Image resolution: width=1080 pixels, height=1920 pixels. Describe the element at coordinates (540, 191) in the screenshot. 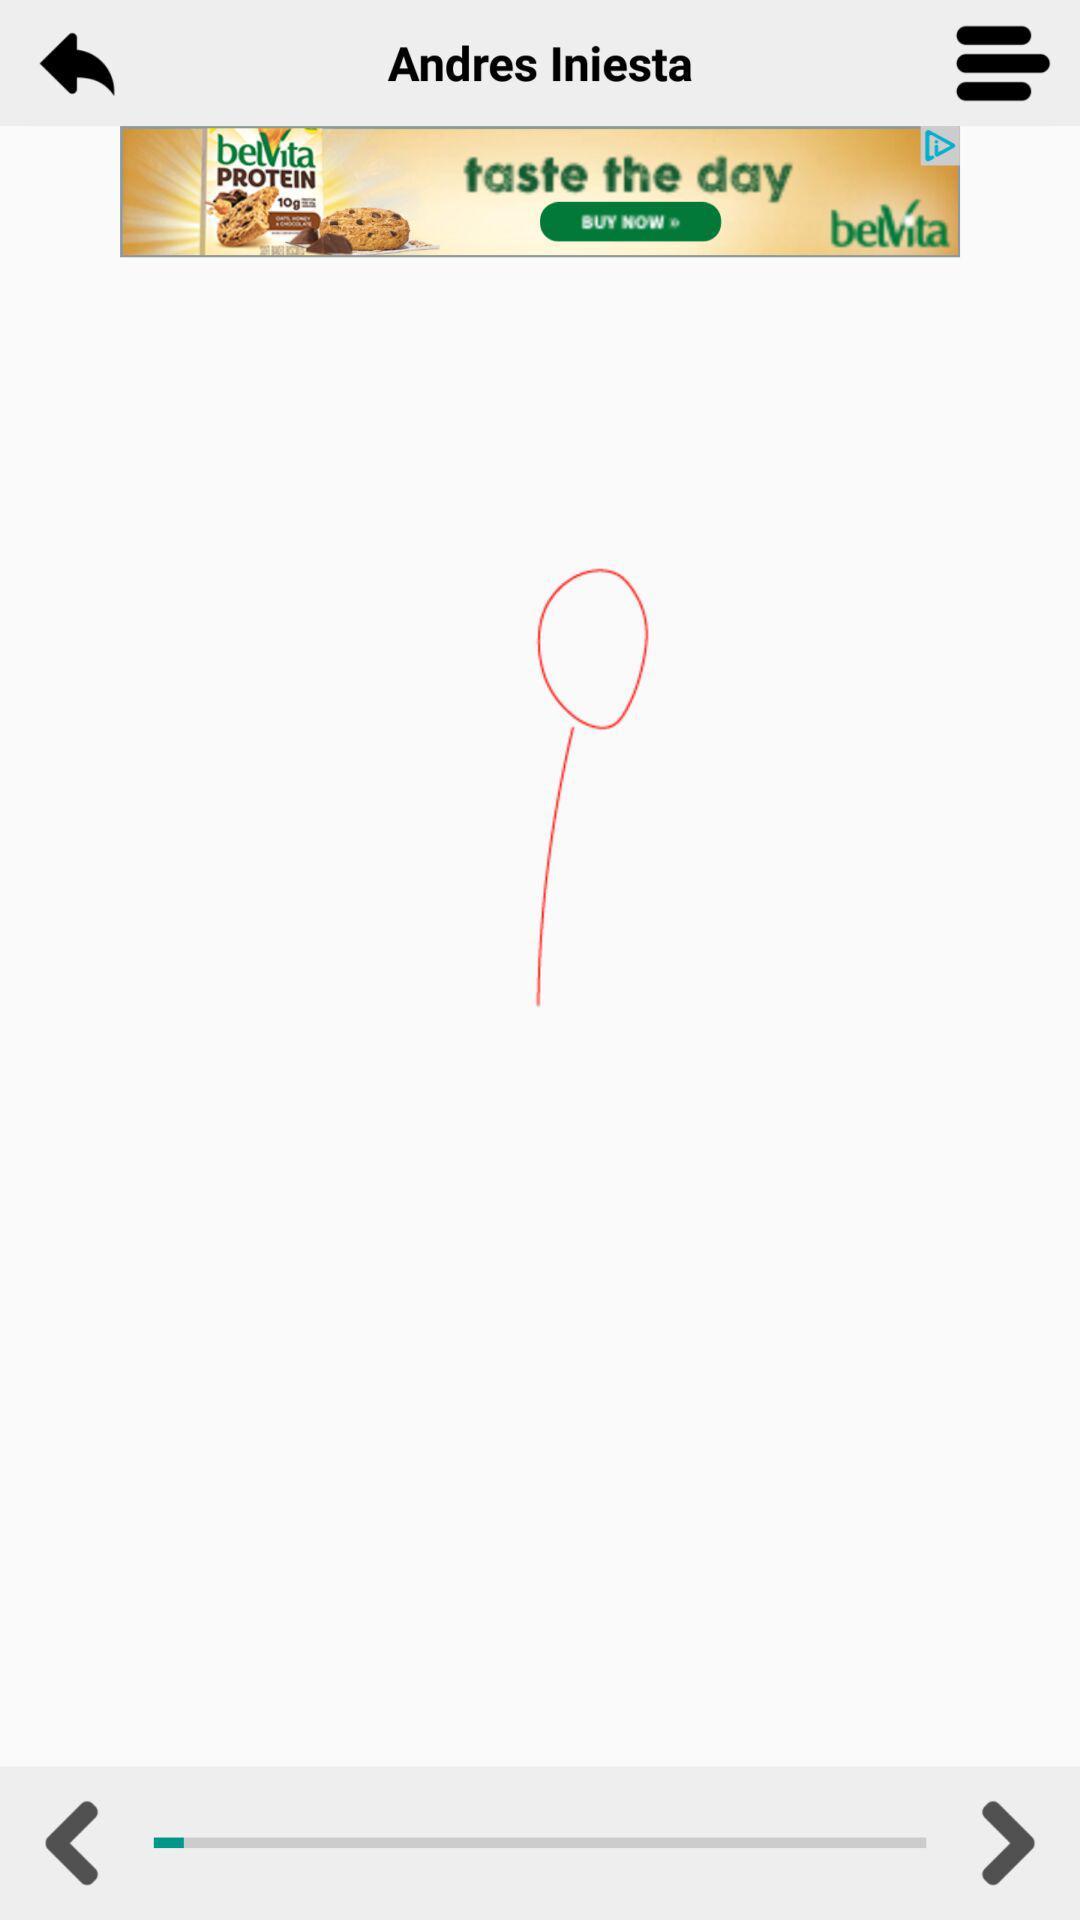

I see `advertisement page` at that location.